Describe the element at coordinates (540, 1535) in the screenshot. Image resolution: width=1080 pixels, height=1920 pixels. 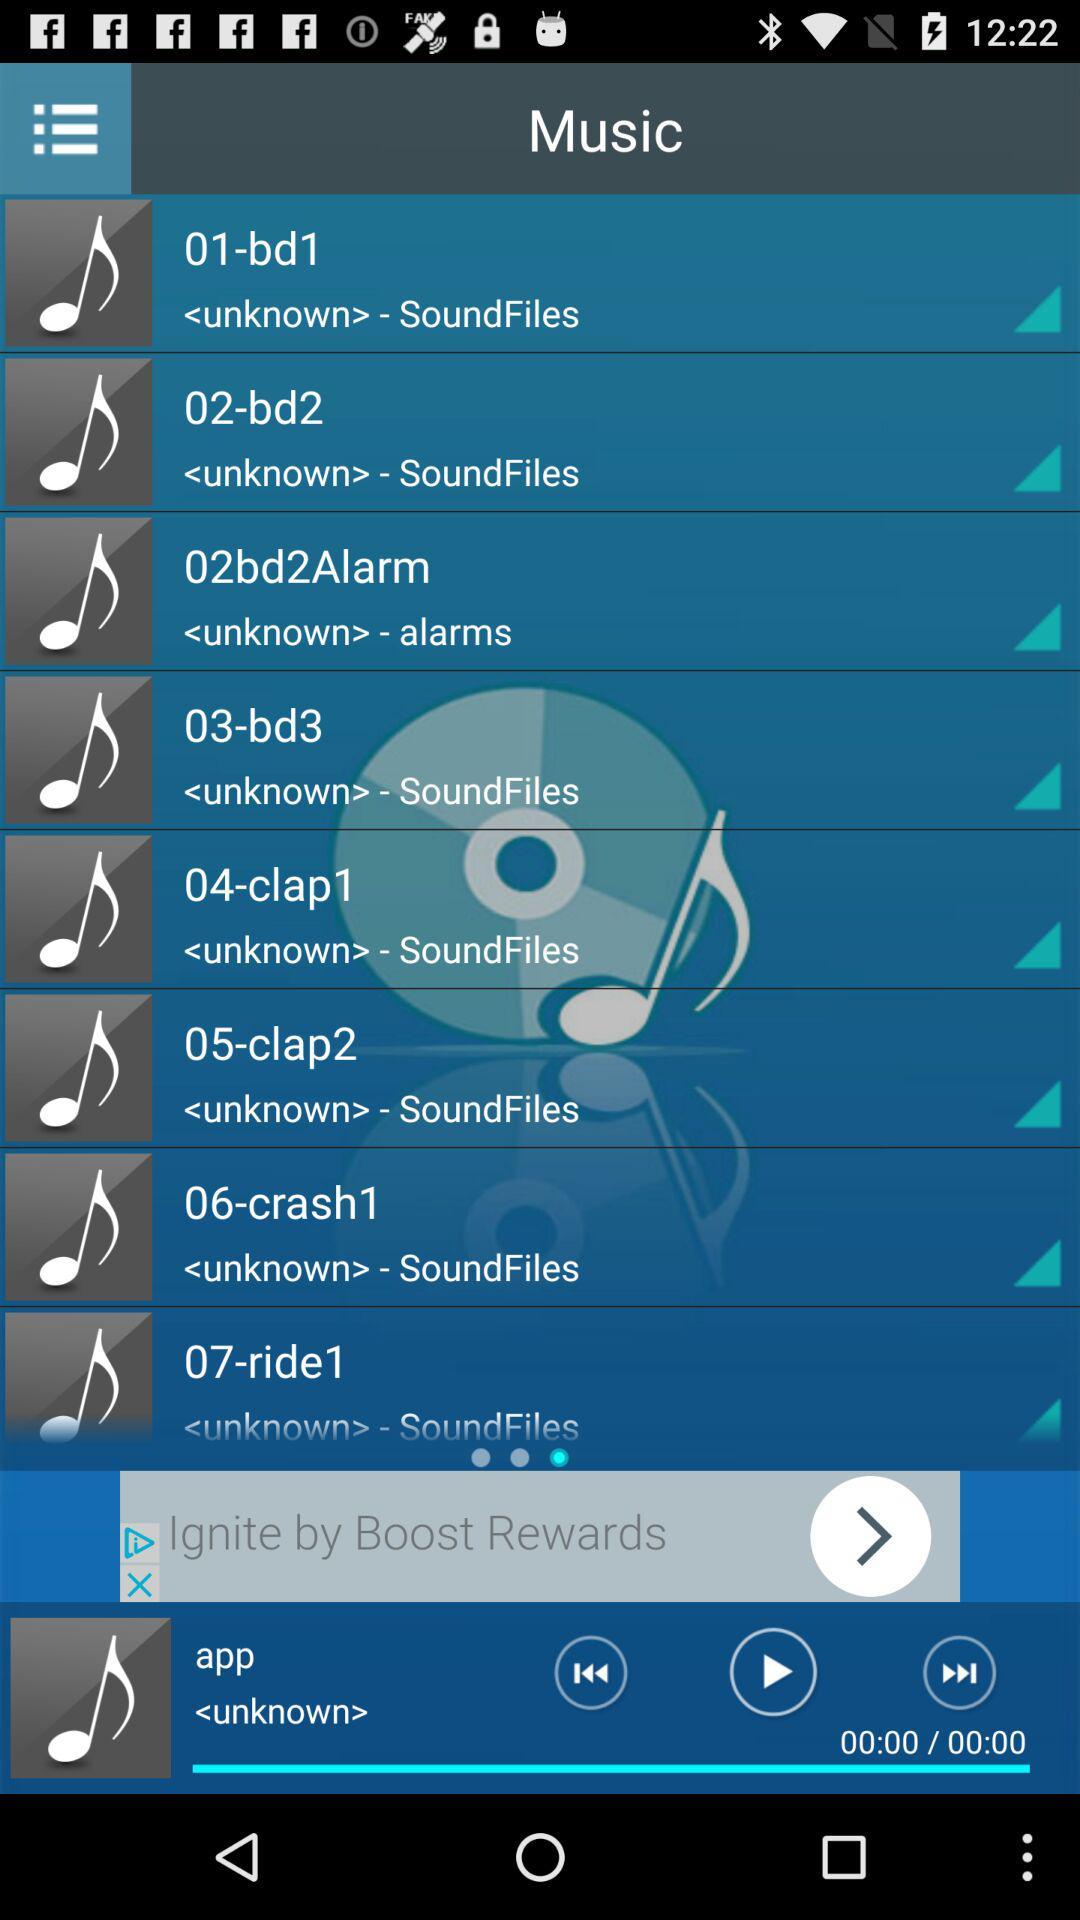
I see `next` at that location.